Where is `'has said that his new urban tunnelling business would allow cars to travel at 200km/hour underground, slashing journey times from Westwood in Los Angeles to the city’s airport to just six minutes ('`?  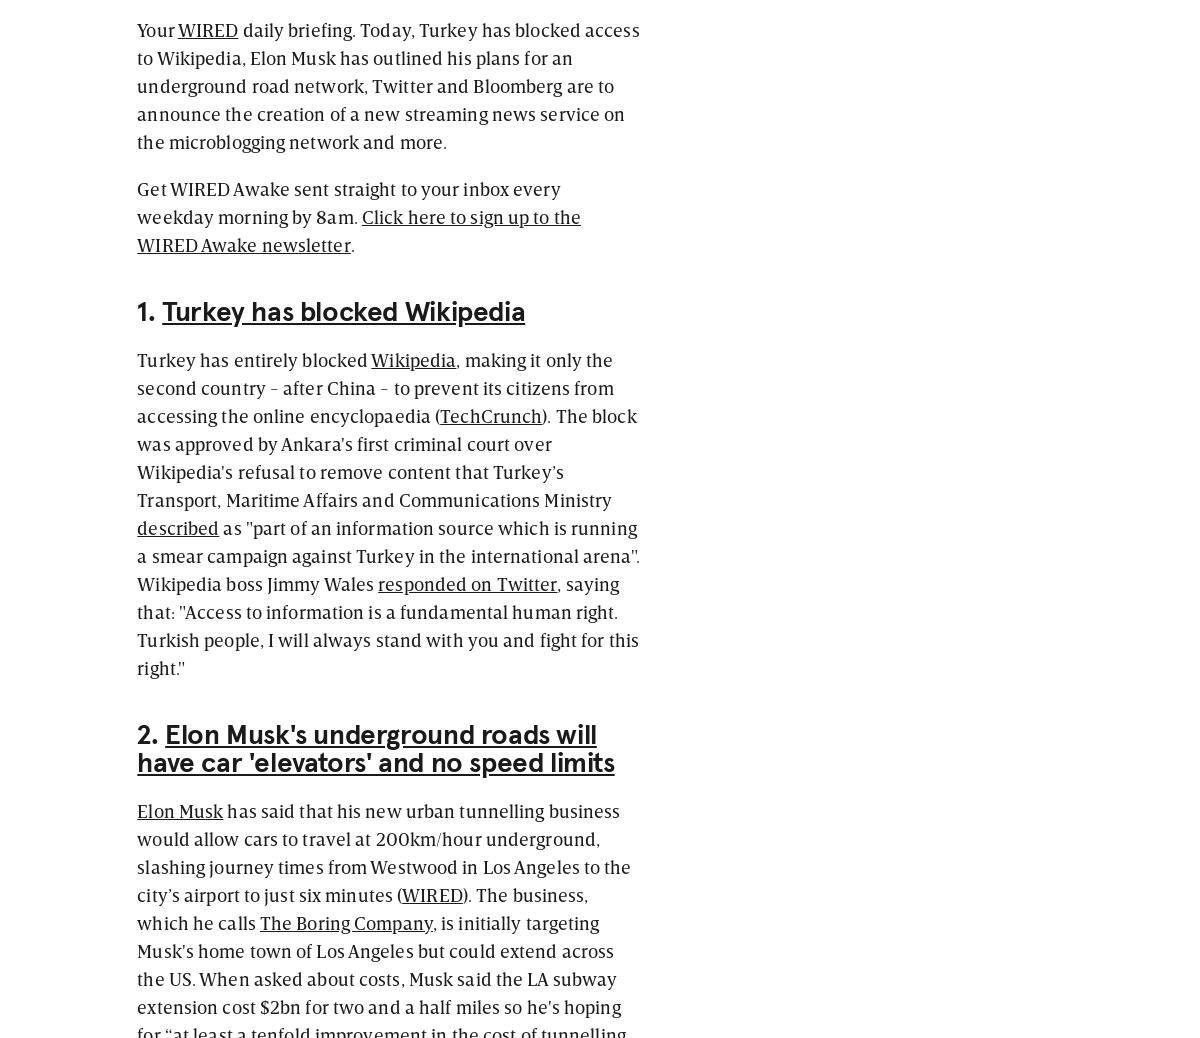 'has said that his new urban tunnelling business would allow cars to travel at 200km/hour underground, slashing journey times from Westwood in Los Angeles to the city’s airport to just six minutes (' is located at coordinates (137, 851).